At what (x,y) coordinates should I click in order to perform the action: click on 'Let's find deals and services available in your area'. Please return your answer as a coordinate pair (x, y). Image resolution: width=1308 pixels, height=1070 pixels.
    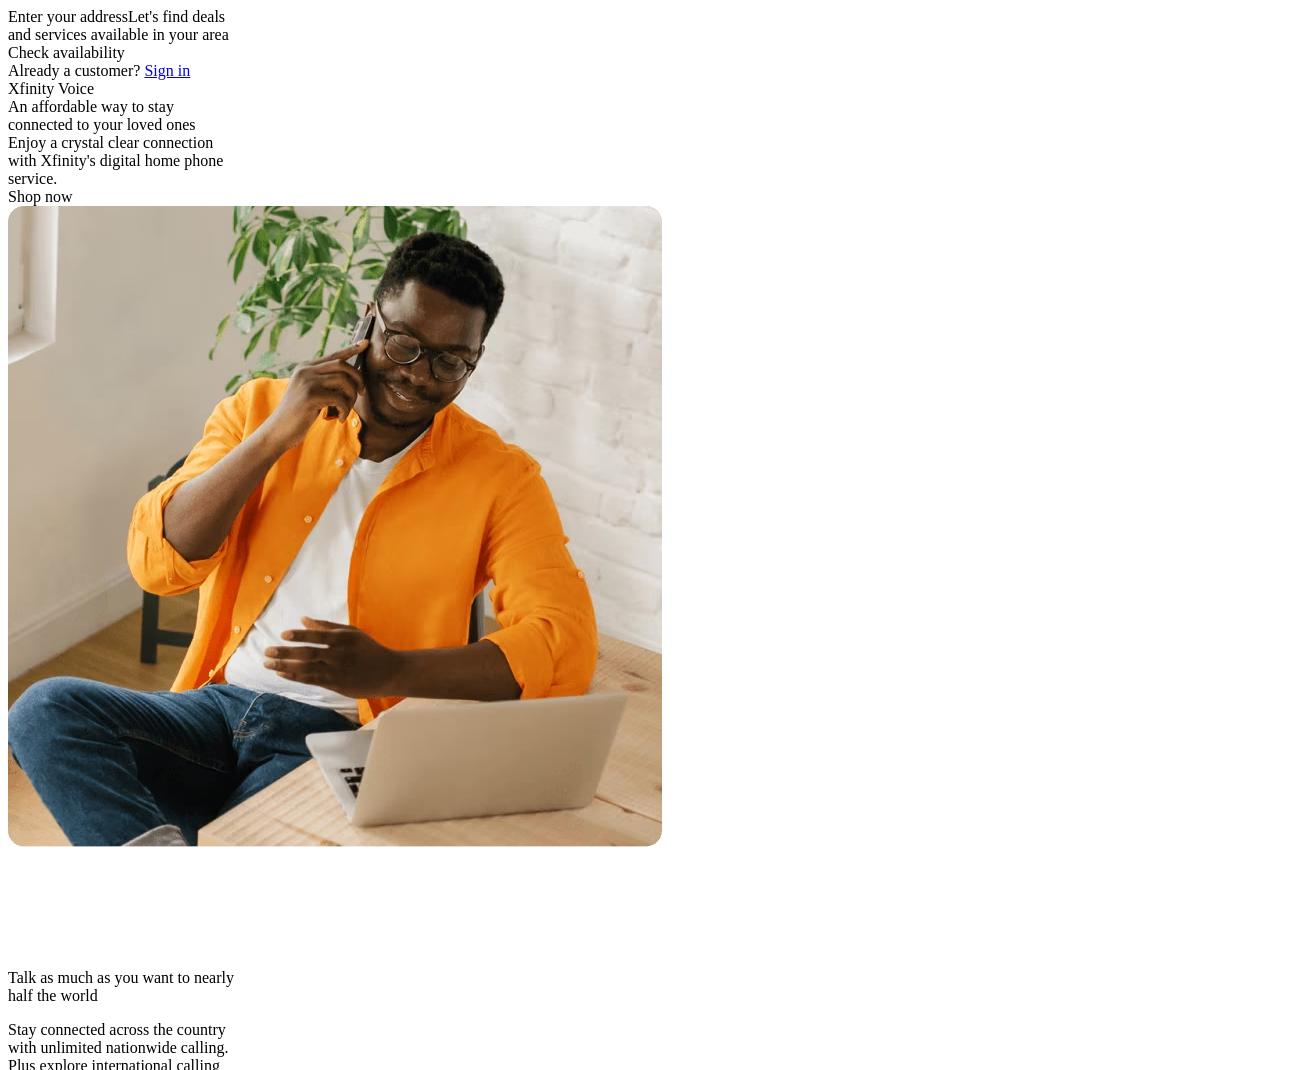
    Looking at the image, I should click on (116, 24).